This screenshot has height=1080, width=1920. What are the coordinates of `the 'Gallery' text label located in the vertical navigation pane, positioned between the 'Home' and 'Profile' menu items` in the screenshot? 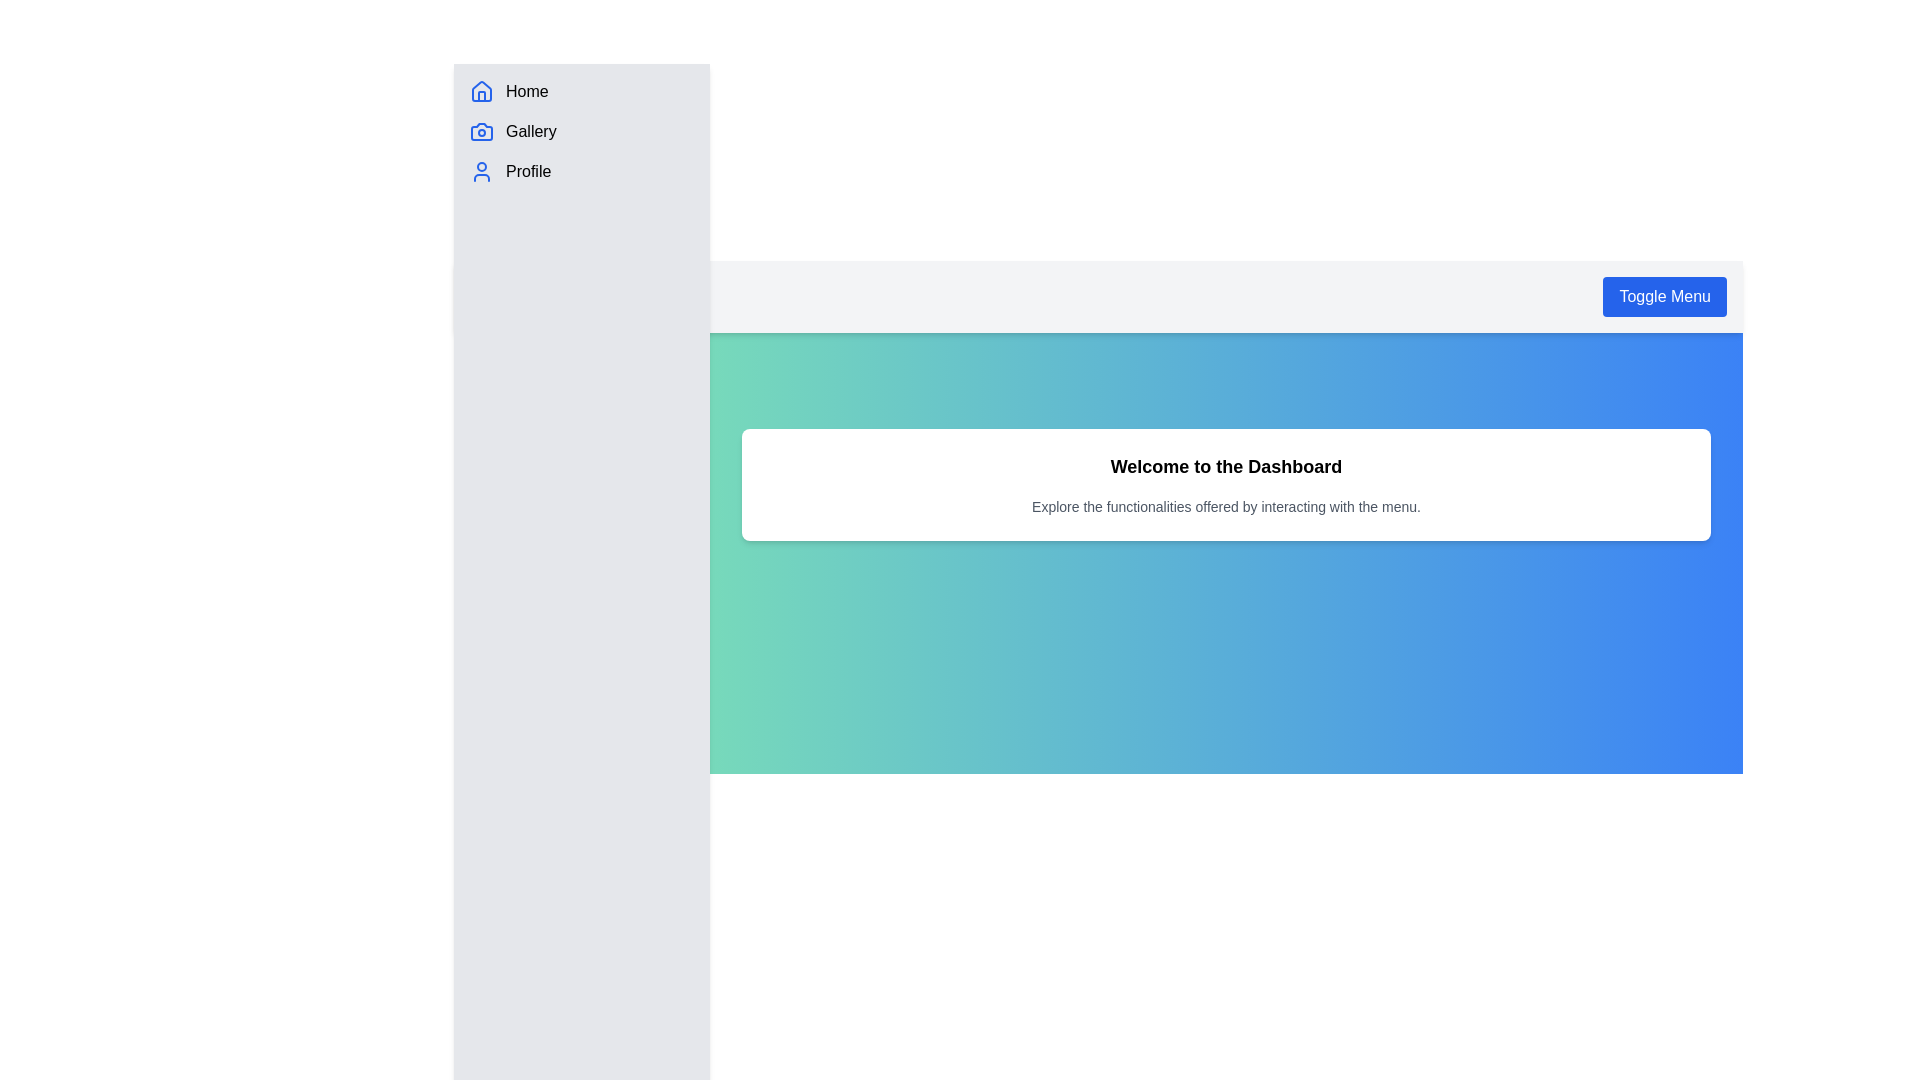 It's located at (531, 131).